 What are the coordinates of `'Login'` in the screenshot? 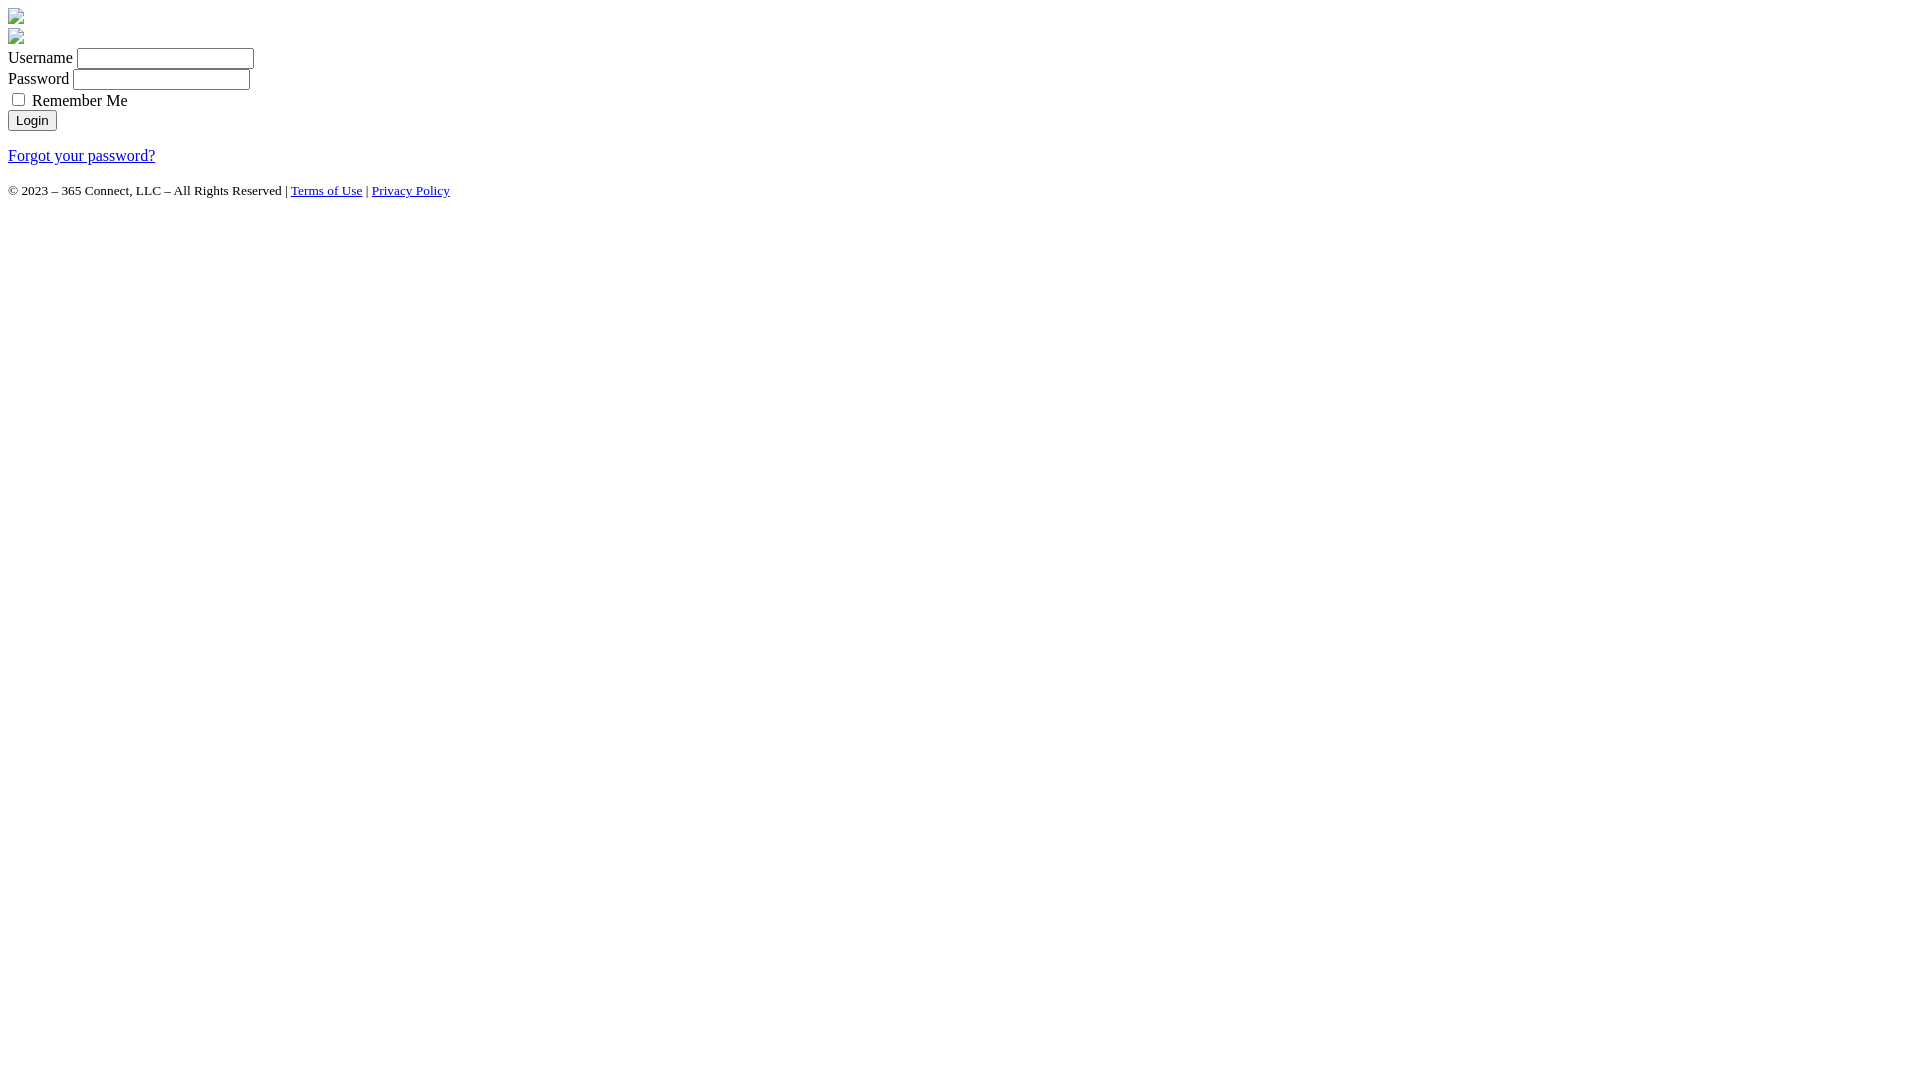 It's located at (32, 120).